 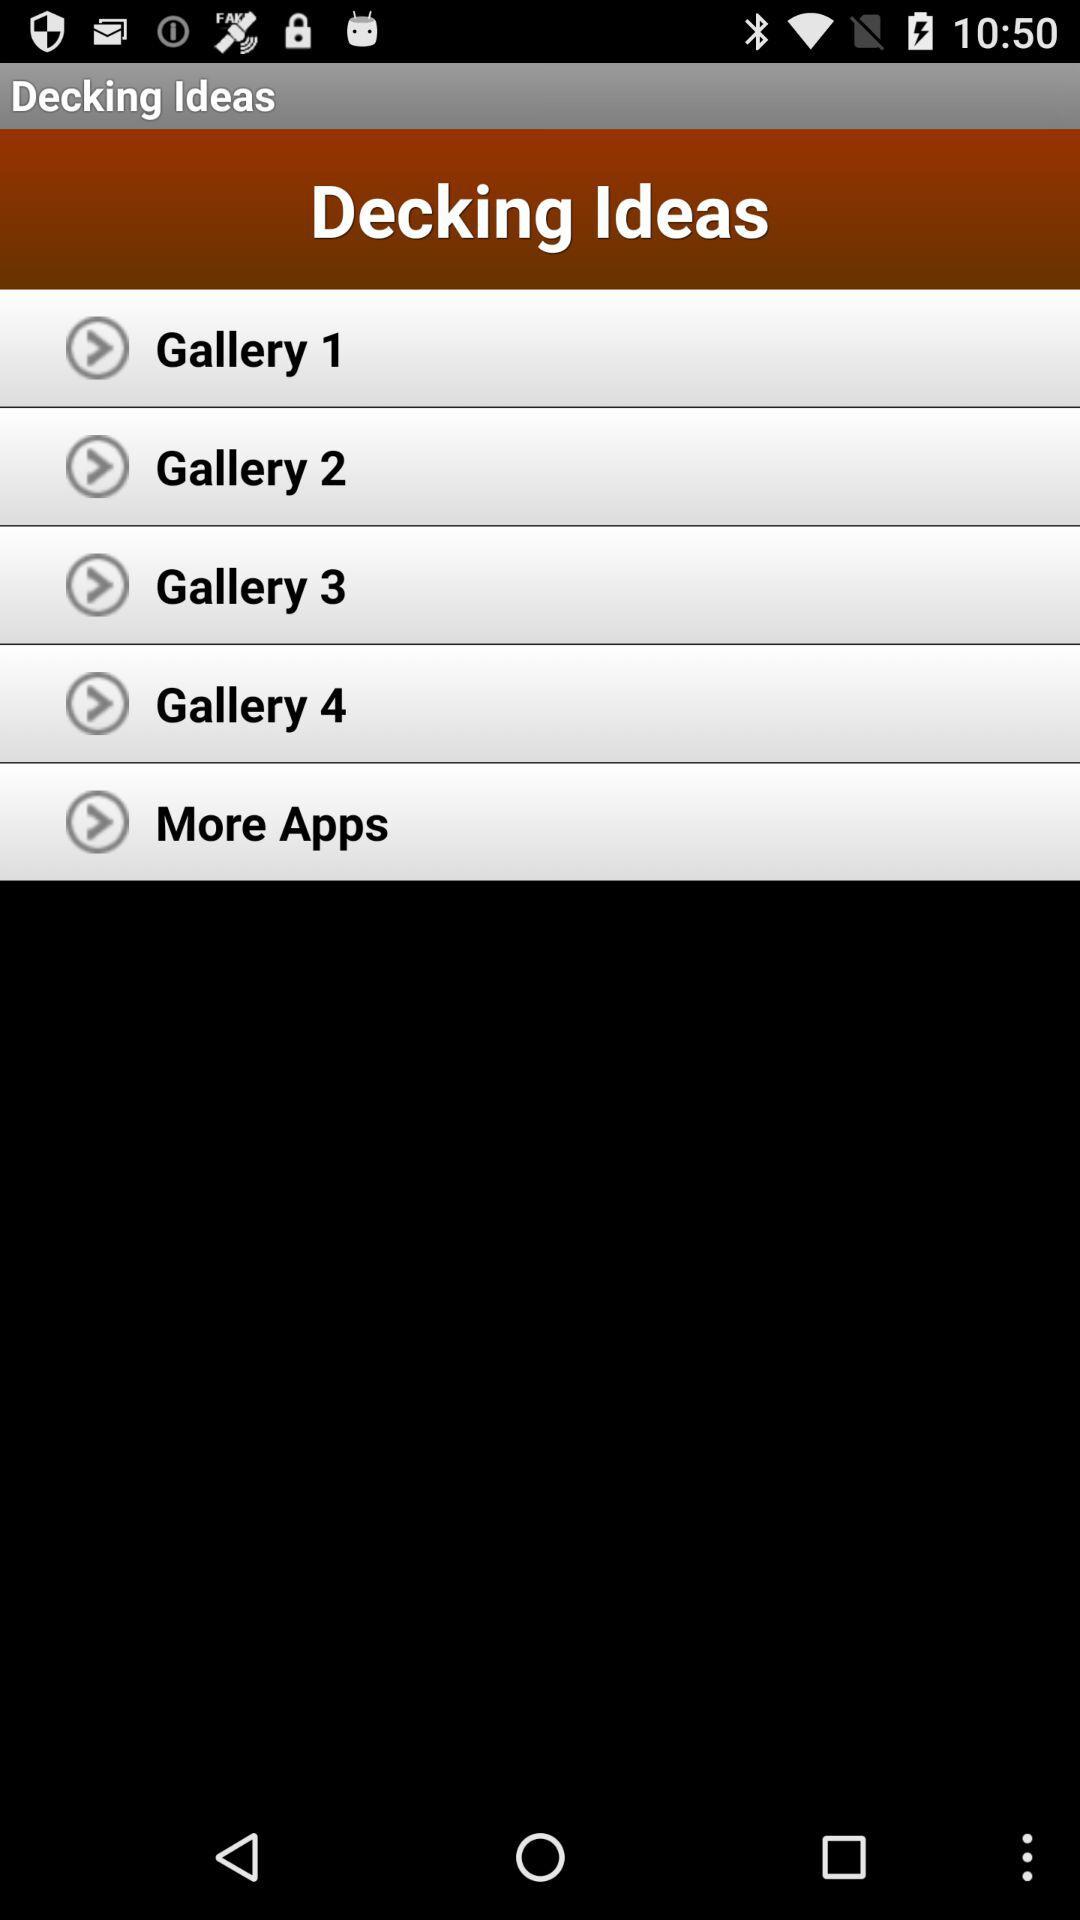 What do you see at coordinates (250, 465) in the screenshot?
I see `the gallery 2 icon` at bounding box center [250, 465].